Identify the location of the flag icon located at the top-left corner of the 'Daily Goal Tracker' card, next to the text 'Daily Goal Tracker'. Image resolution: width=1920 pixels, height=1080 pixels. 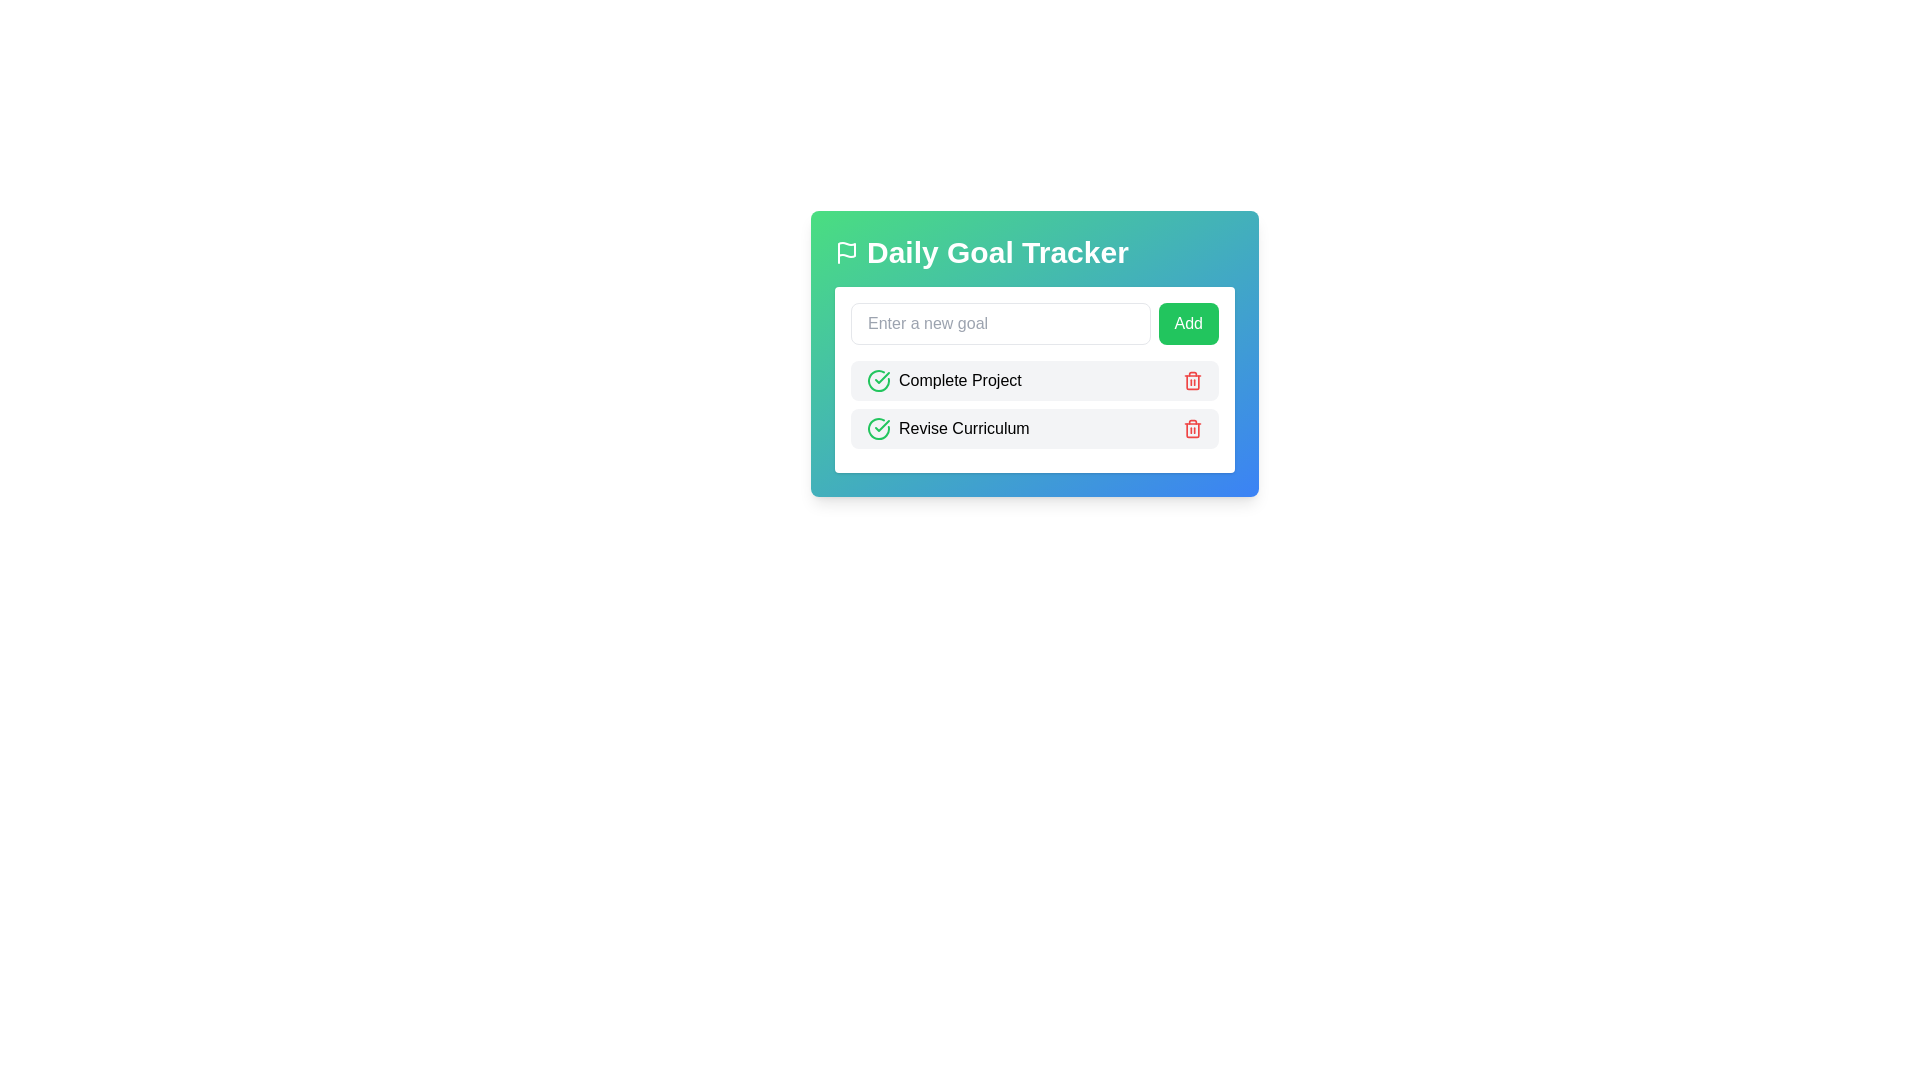
(846, 249).